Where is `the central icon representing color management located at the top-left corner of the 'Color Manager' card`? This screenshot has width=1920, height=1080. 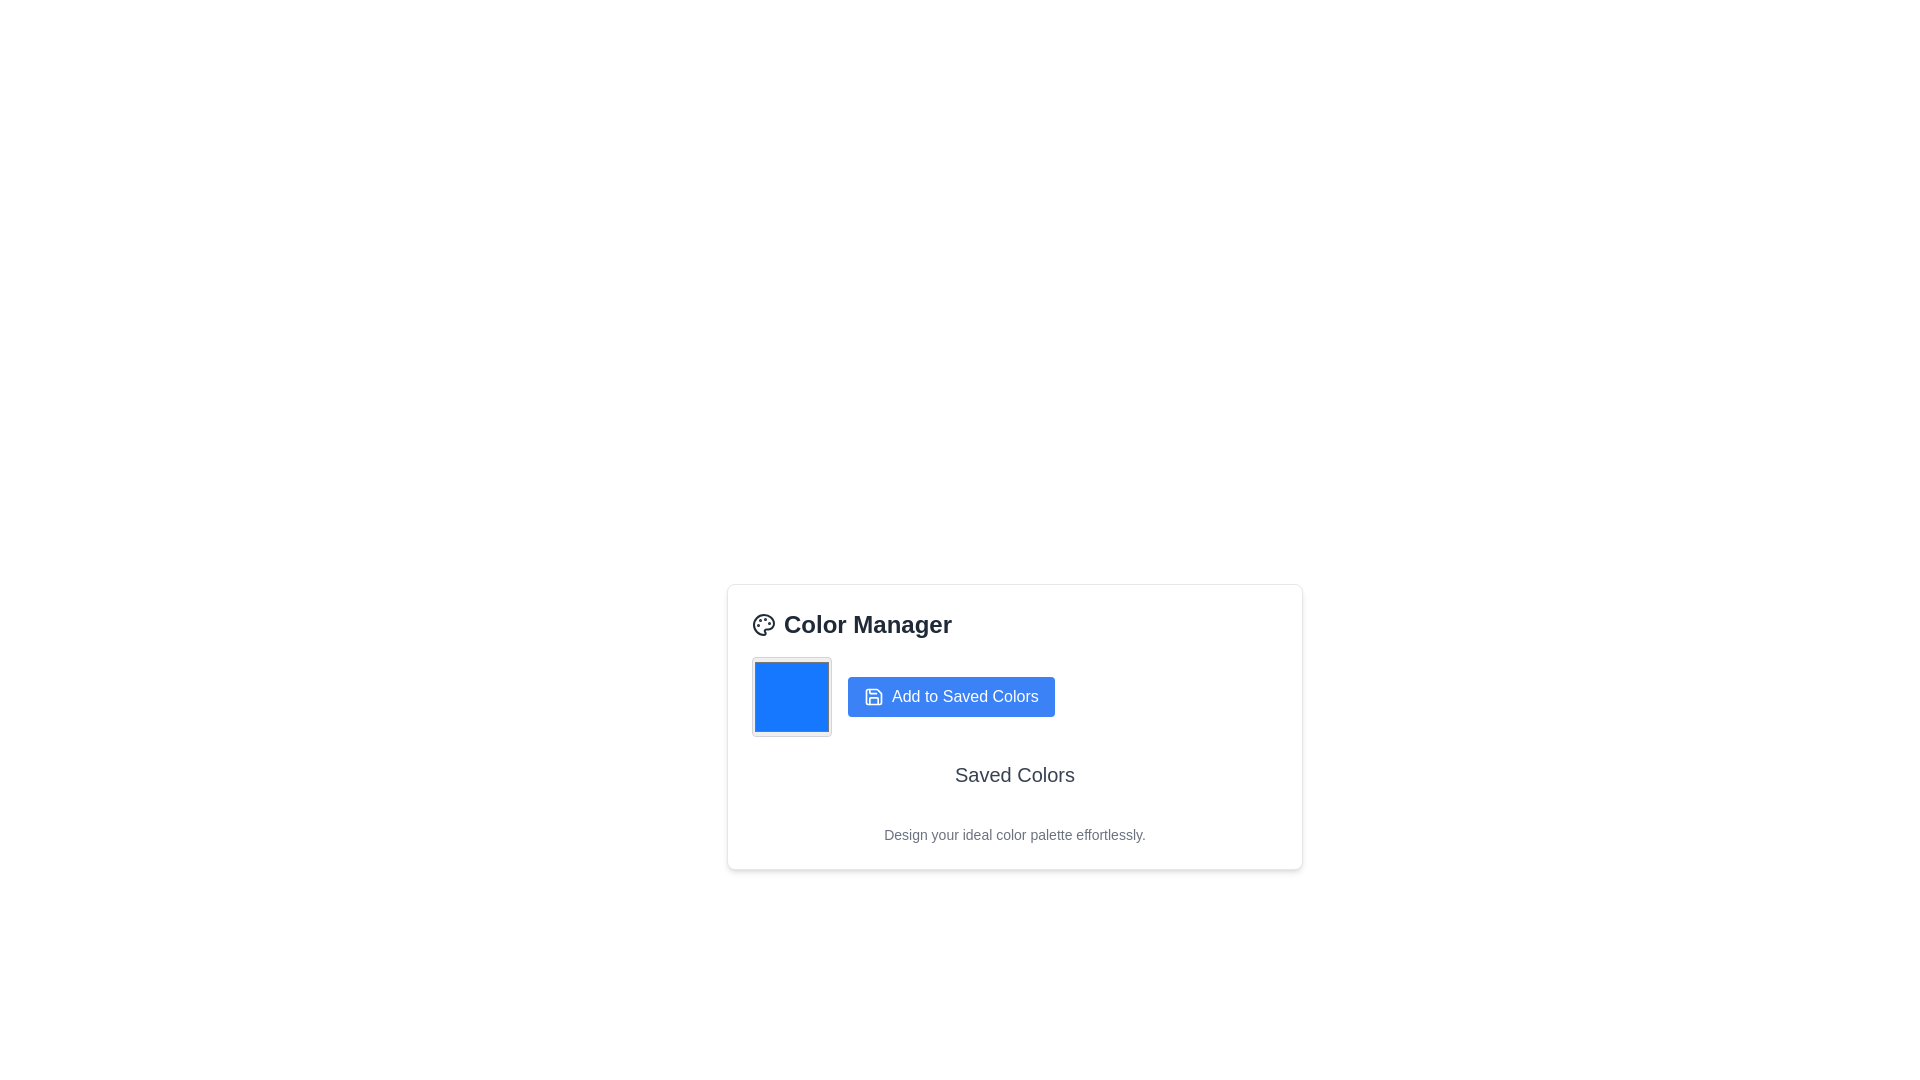 the central icon representing color management located at the top-left corner of the 'Color Manager' card is located at coordinates (762, 623).